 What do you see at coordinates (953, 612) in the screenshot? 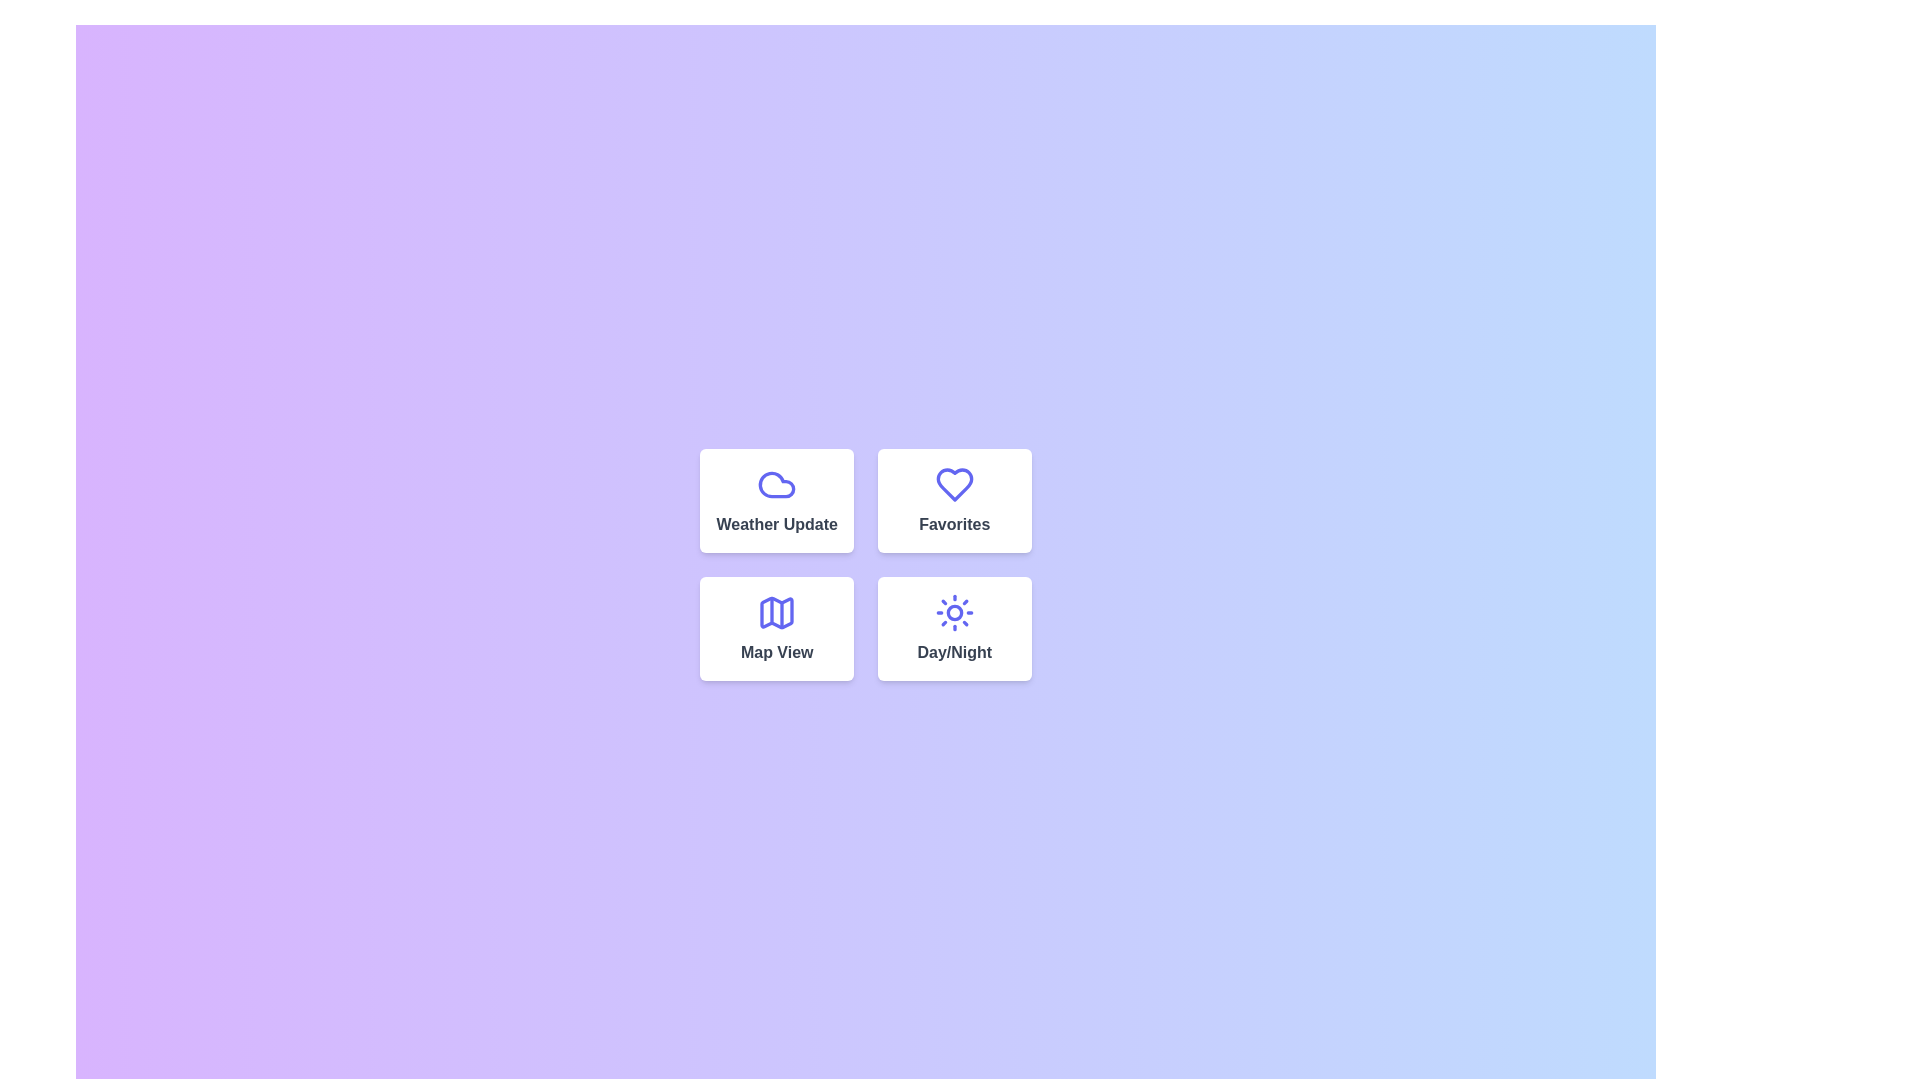
I see `the sun-shaped icon with indigo color located in the bottom-right corner of the 'Day/Night' card, positioned above the text label 'Day/Night'` at bounding box center [953, 612].